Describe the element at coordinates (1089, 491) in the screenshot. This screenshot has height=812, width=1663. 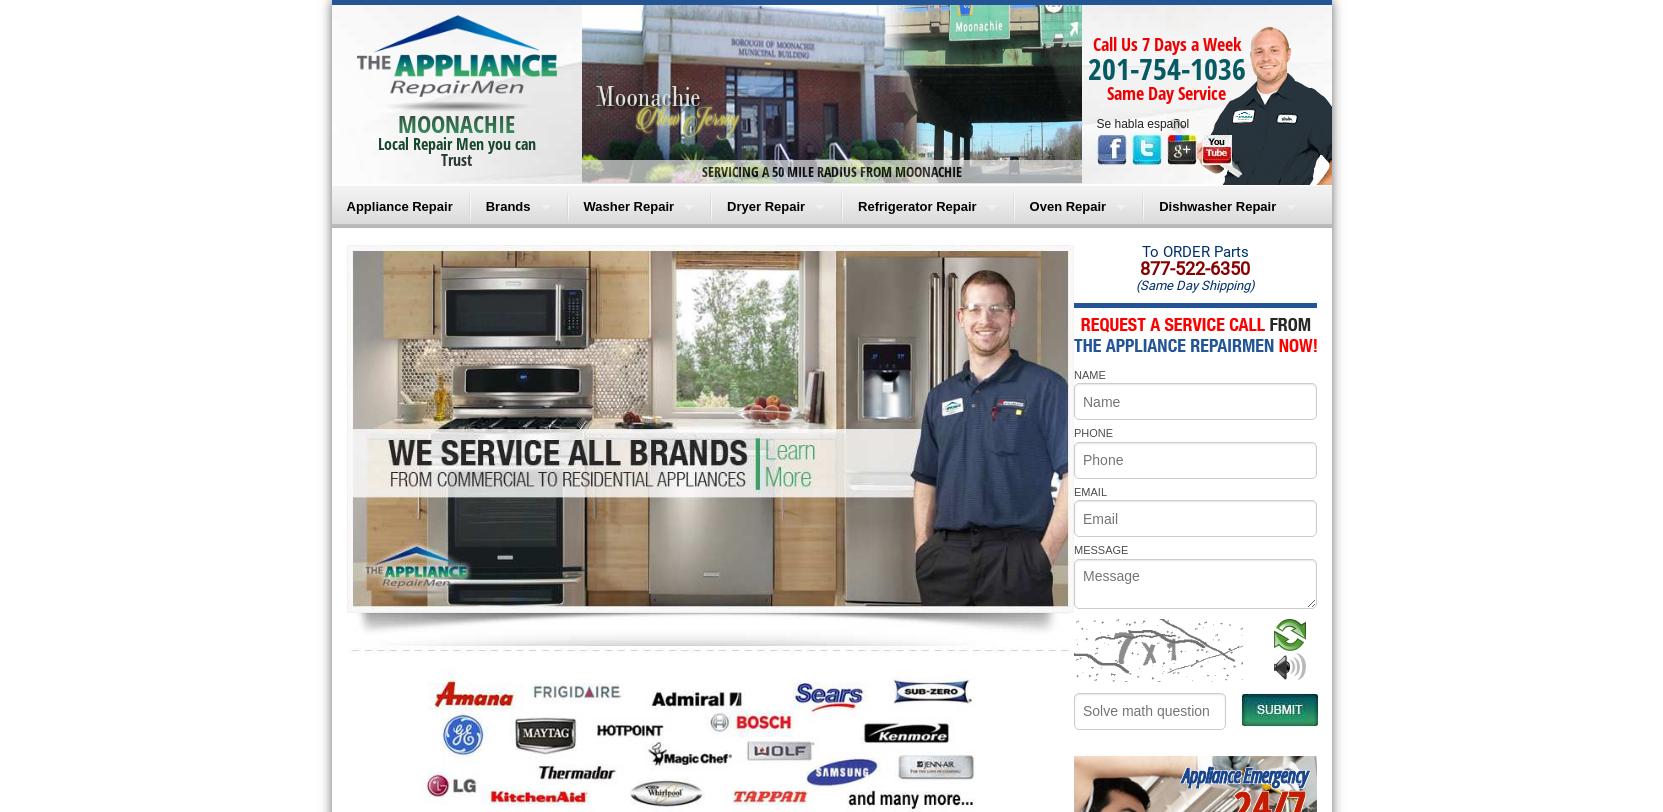
I see `'EMAIL'` at that location.